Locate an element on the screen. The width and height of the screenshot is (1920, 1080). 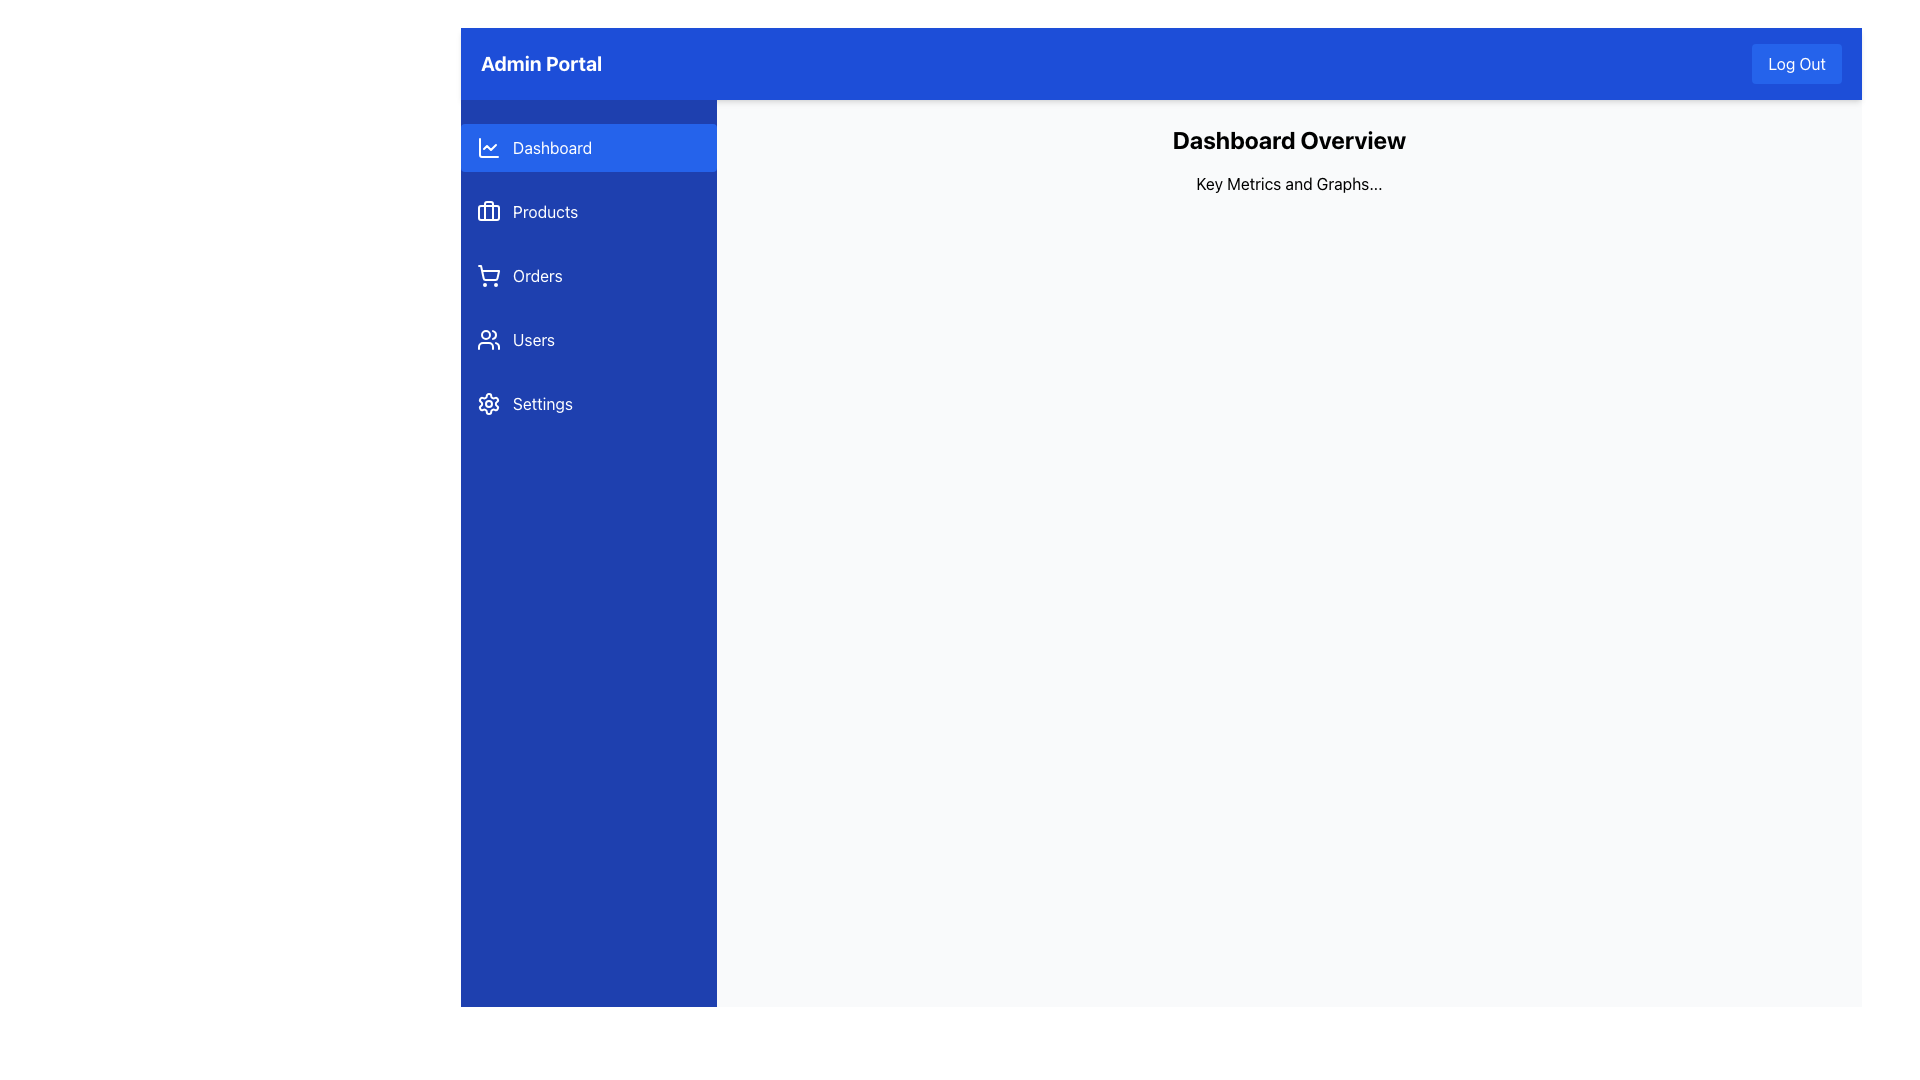
the Navigation Button located in the vertical menu, positioned below the 'Dashboard' item is located at coordinates (588, 212).